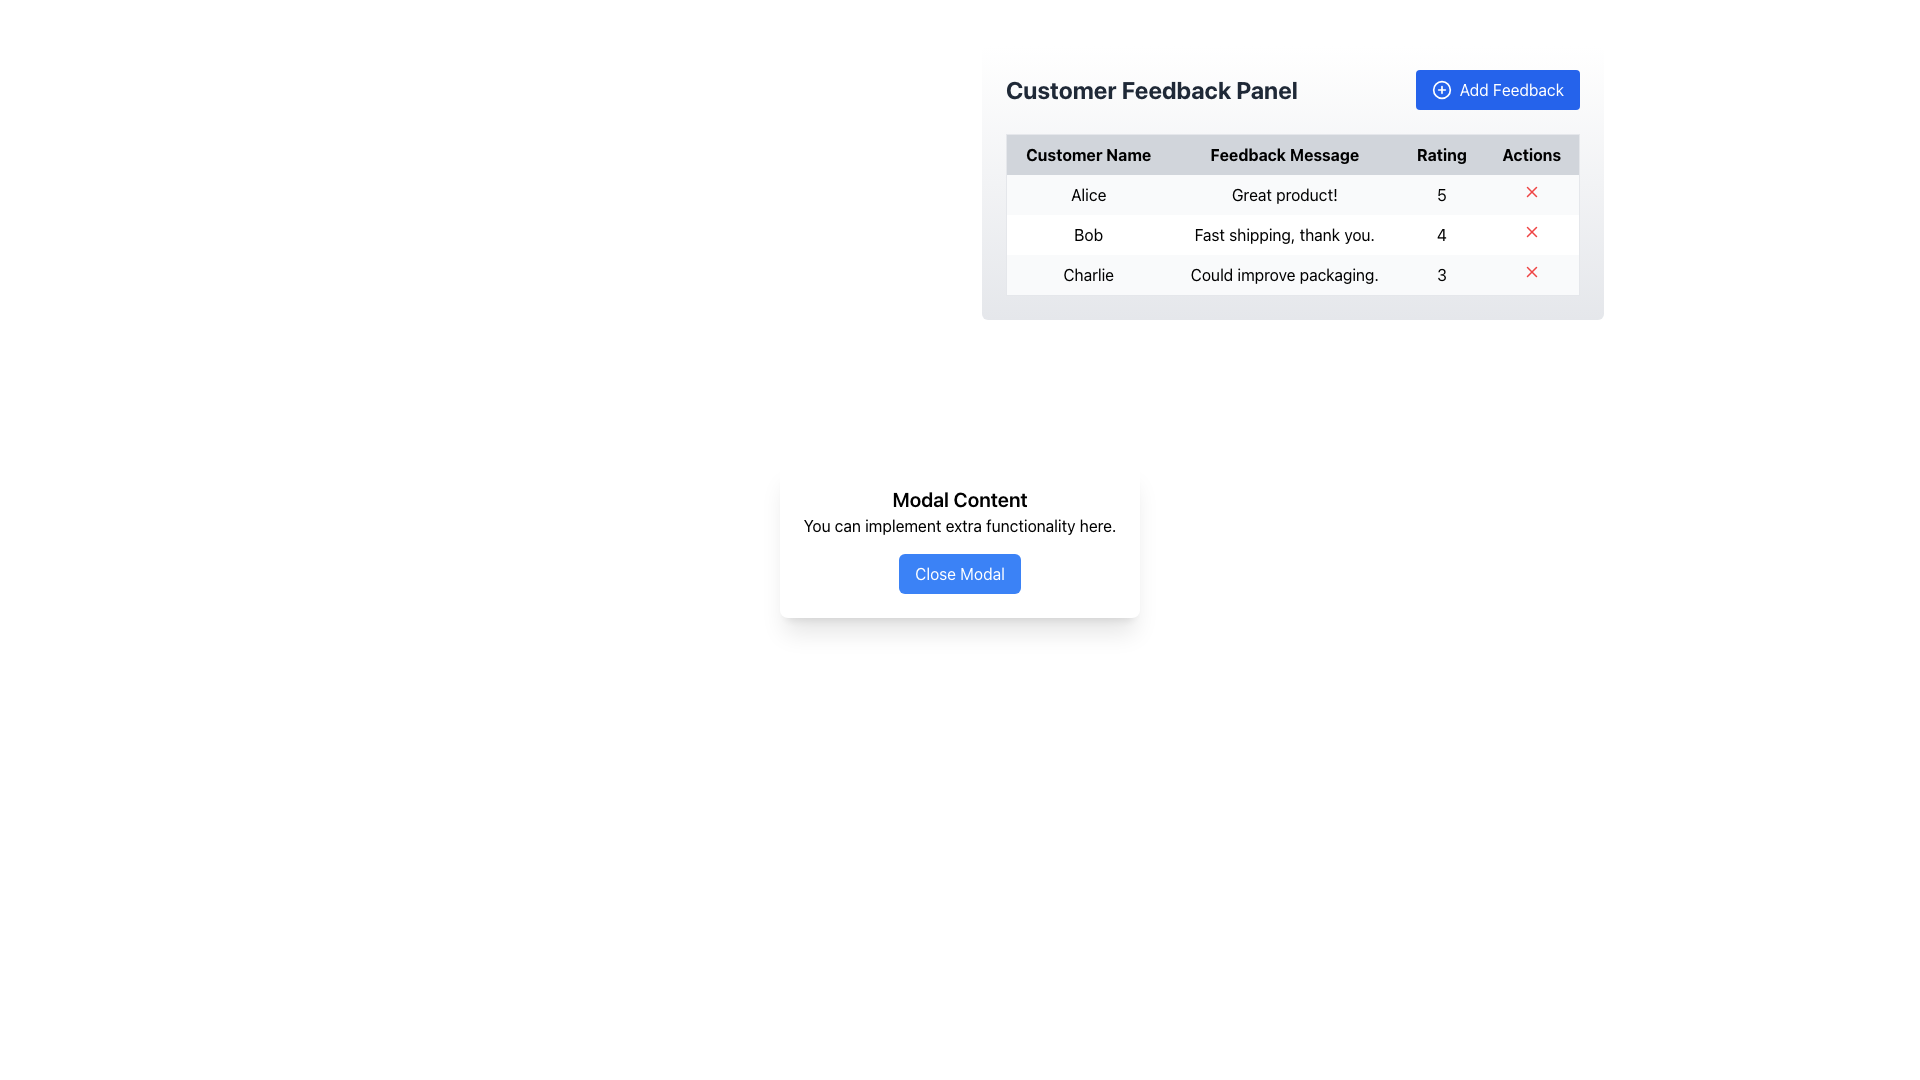 The height and width of the screenshot is (1080, 1920). What do you see at coordinates (1284, 153) in the screenshot?
I see `the header element that labels the column containing customer feedback messages, positioned between the 'Customer Name' and 'Rating' column headers in the table` at bounding box center [1284, 153].